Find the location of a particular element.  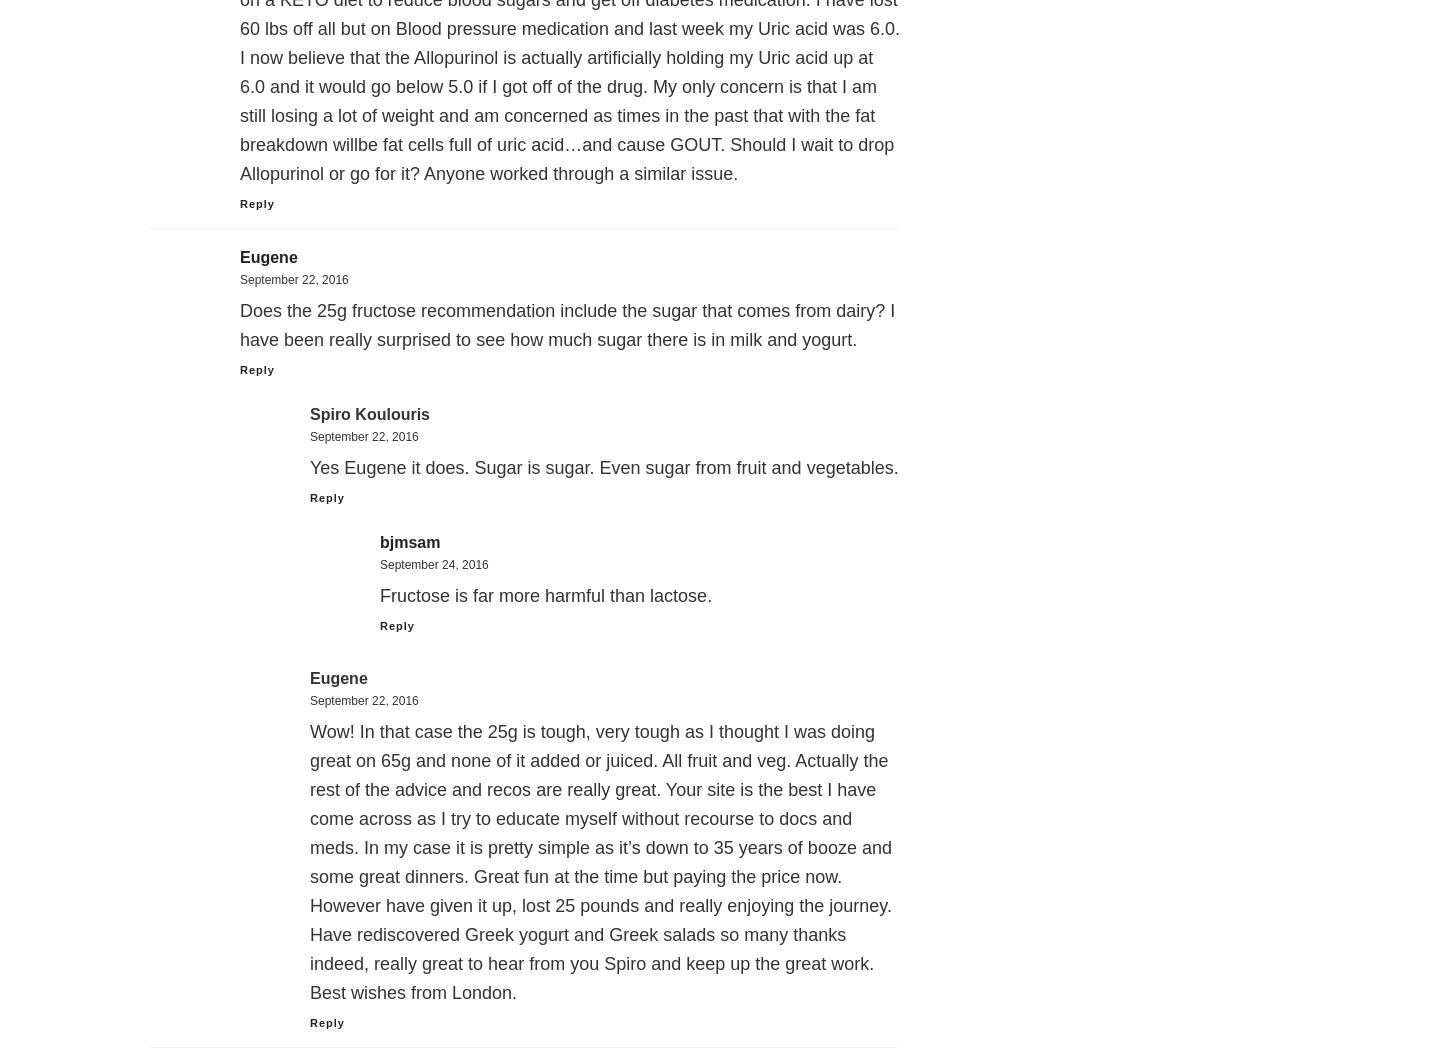

'Wow! In that case the 25g is tough, very tough as I thought I was doing great on 65g and none of it added or juiced. All fruit and veg. Actually the rest of the advice and recos are really great. Your site is the best I have come across as I try to educate myself without recourse to docs and meds. In my case it is pretty simple as it’s down to 35 years of booze and some great dinners. Great fun at the time but paying the price now. However have given it up, lost 25 pounds and really enjoying the journey. Have rediscovered Greek yogurt and Greek salads so many thanks indeed, really great to hear from you Spiro and keep up the great work. Best wishes from London.' is located at coordinates (600, 862).